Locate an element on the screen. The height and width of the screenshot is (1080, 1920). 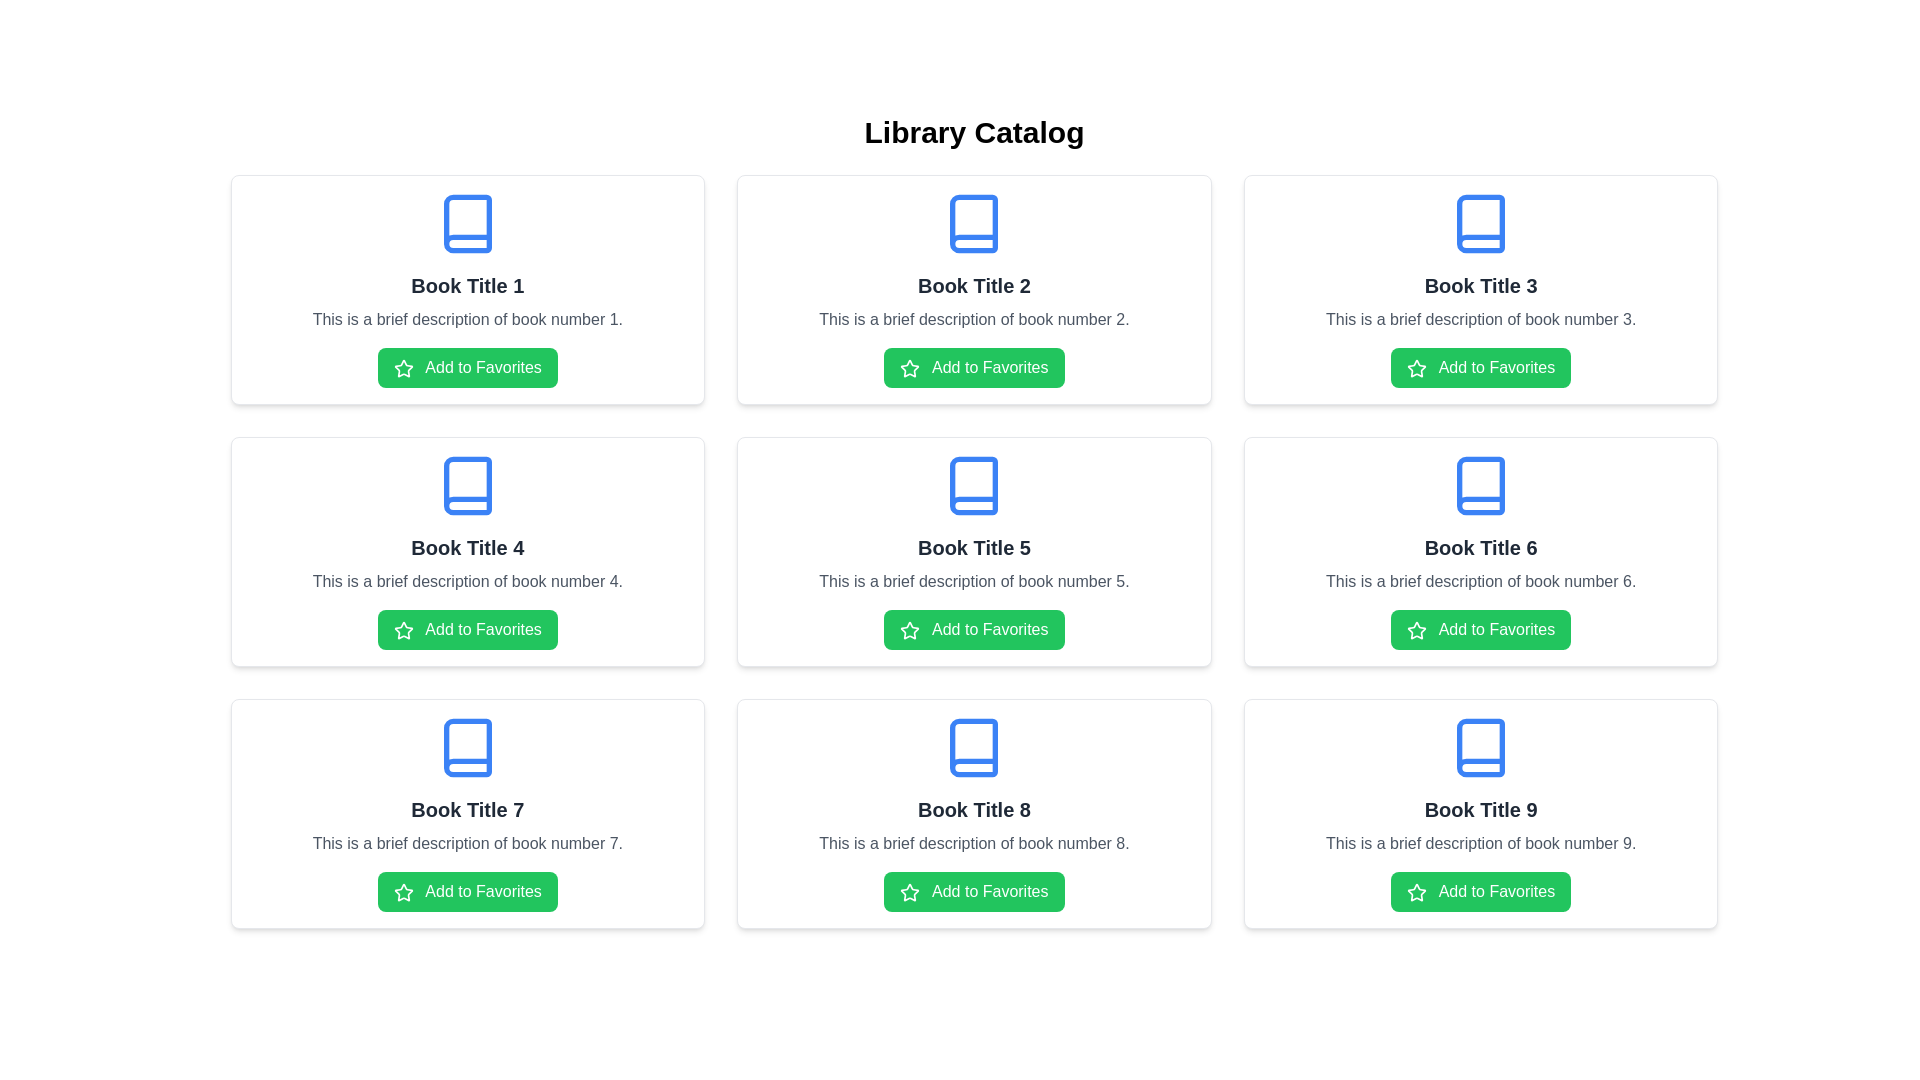
the green 'Add to Favorites' button with a star icon located at the bottom-right corner of the item card for 'Book Title 8' to change its appearance is located at coordinates (974, 890).